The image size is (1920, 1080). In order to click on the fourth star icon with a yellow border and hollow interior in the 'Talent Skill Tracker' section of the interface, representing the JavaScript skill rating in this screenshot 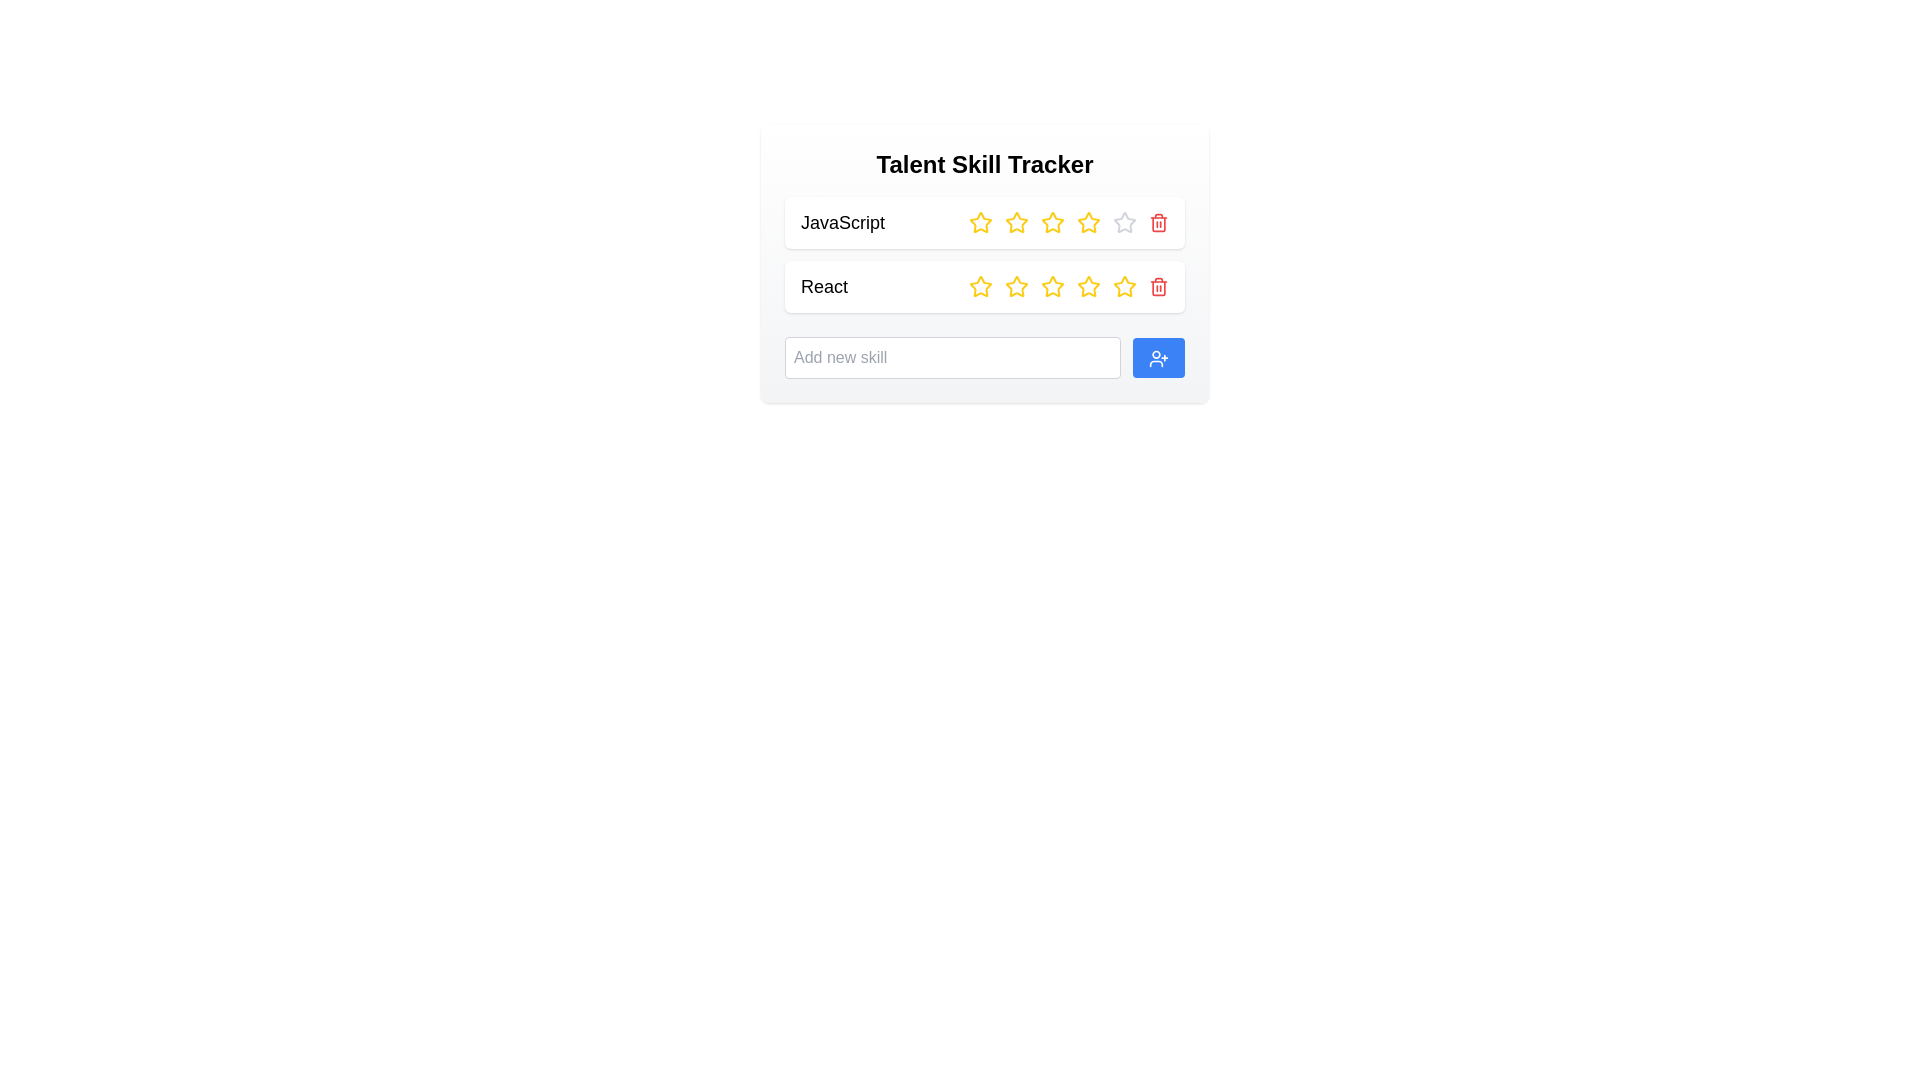, I will do `click(1051, 223)`.